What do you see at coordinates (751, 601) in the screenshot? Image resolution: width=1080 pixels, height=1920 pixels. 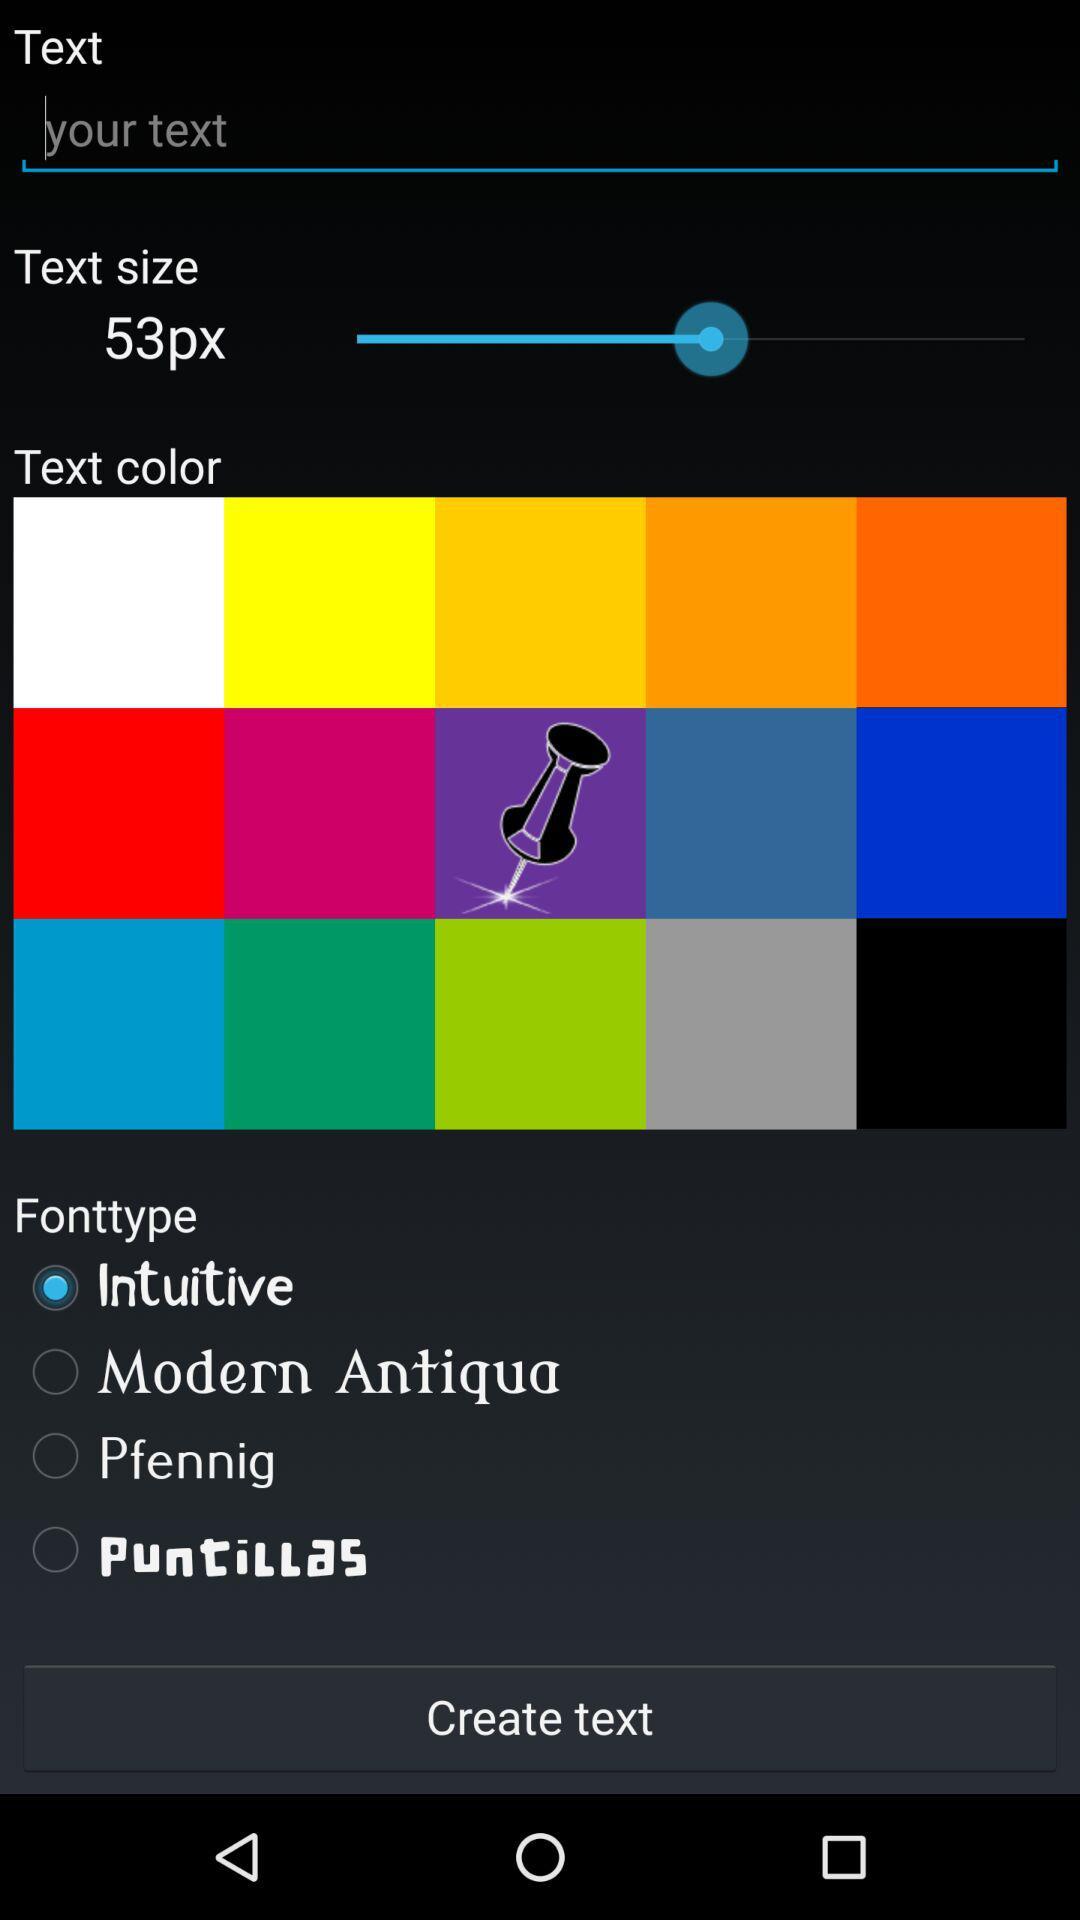 I see `text color orange` at bounding box center [751, 601].